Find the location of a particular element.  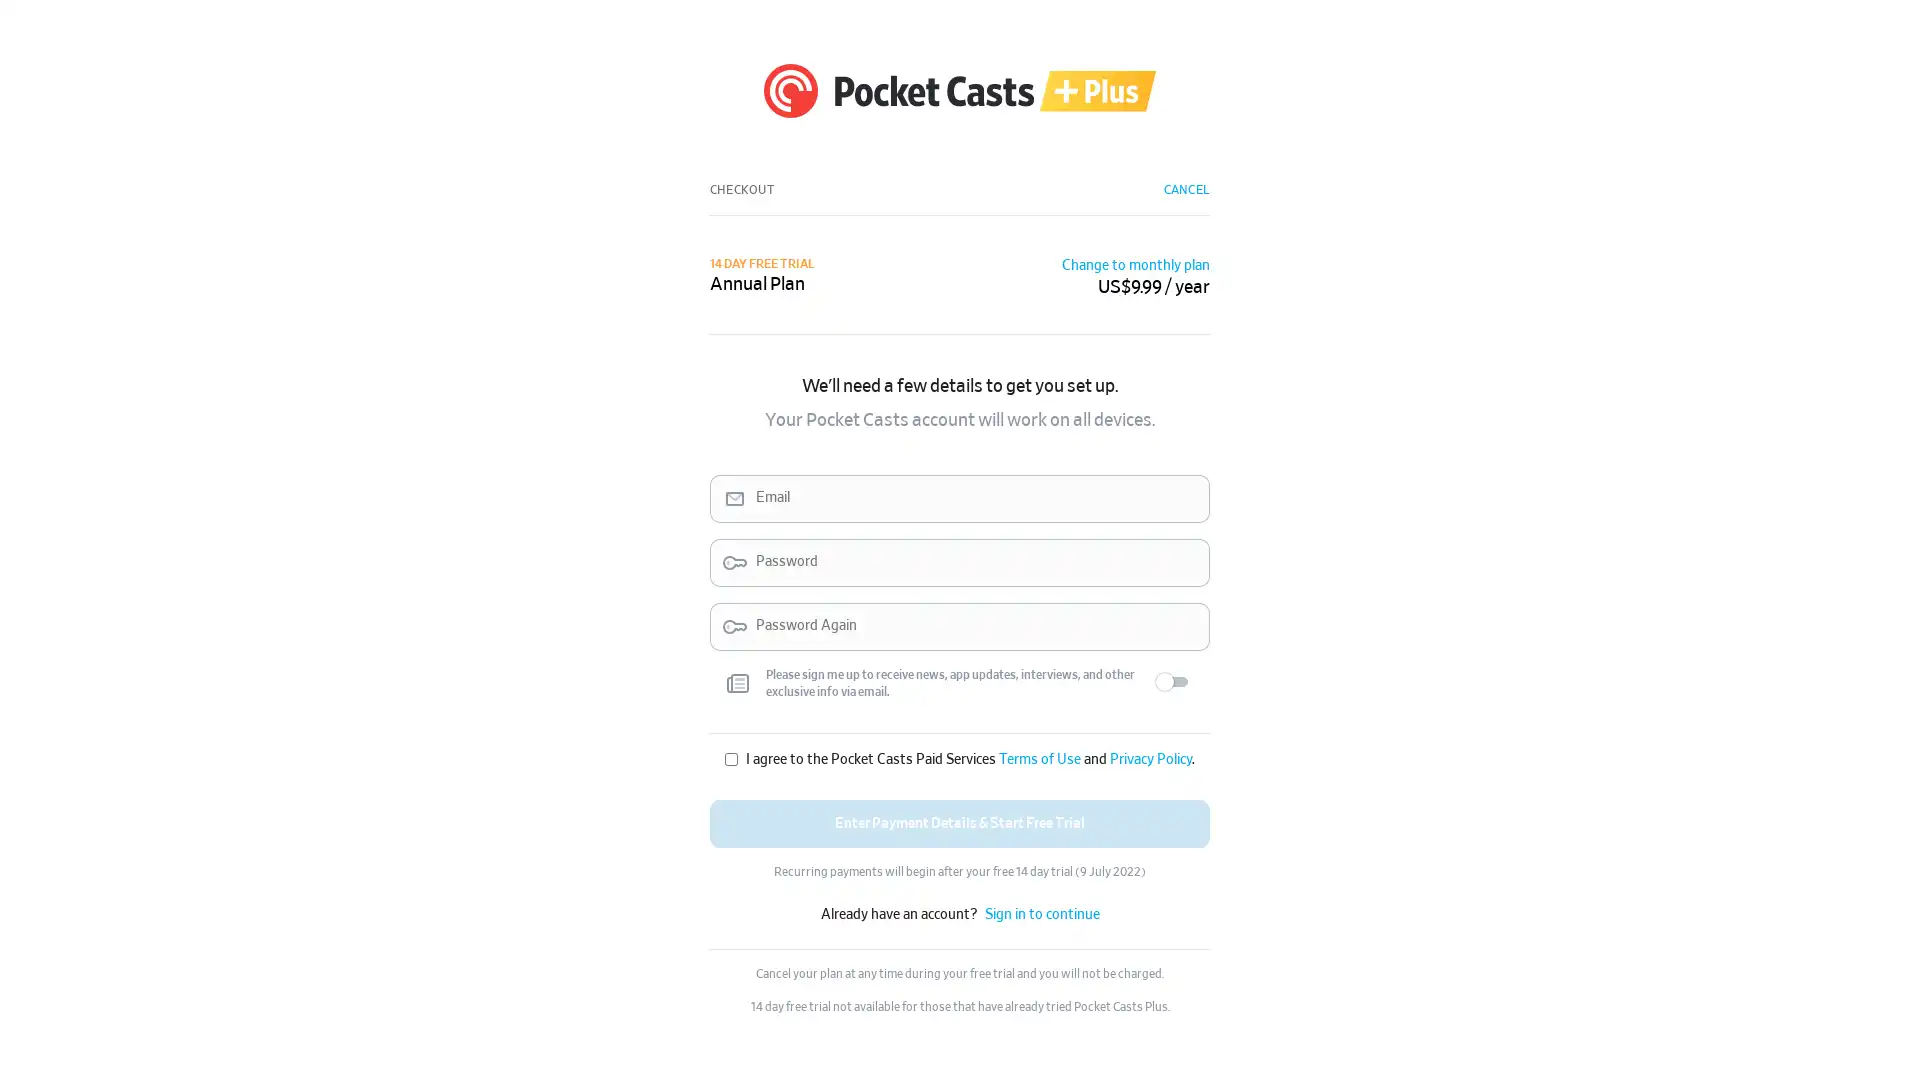

Change to monthly plan is located at coordinates (1136, 265).